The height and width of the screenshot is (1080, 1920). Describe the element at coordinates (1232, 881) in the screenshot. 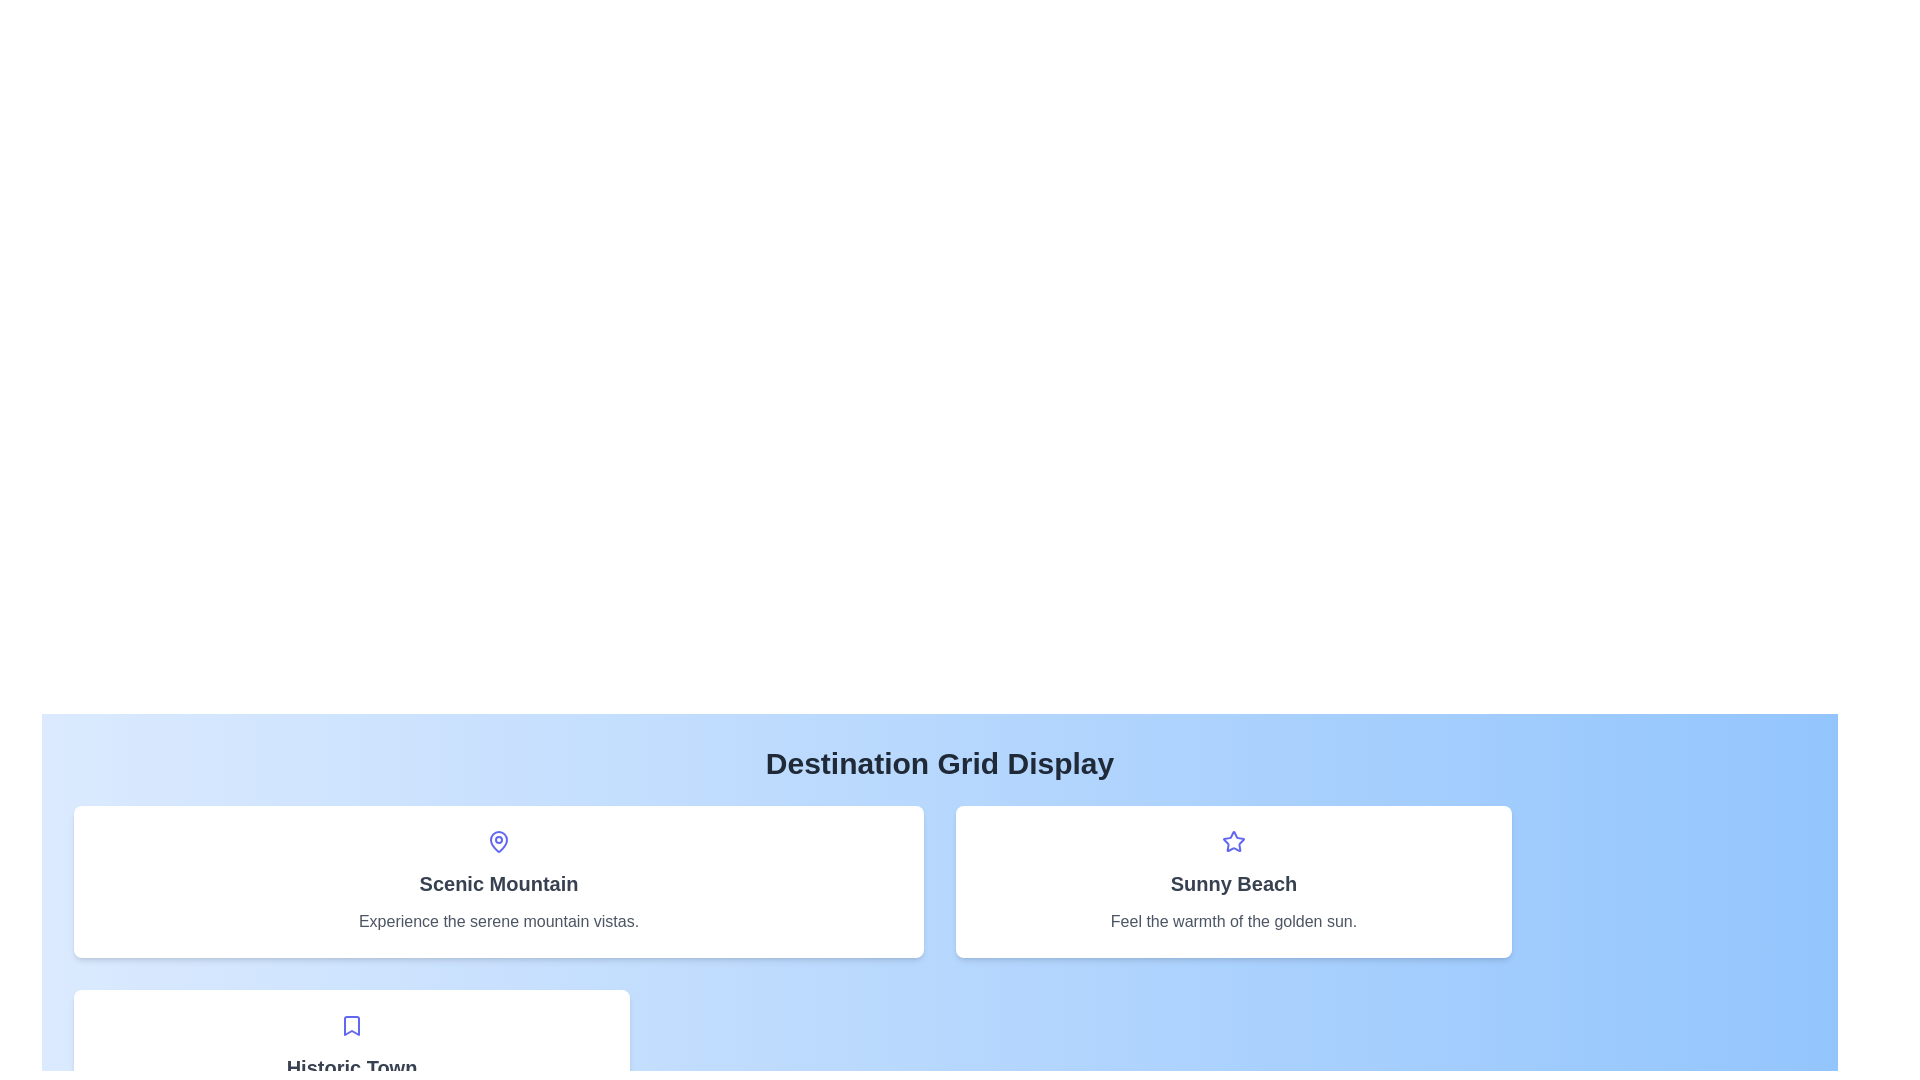

I see `the 'Sunny Beach' card, which is a rectangular card with a white background and a purple star icon at the top` at that location.